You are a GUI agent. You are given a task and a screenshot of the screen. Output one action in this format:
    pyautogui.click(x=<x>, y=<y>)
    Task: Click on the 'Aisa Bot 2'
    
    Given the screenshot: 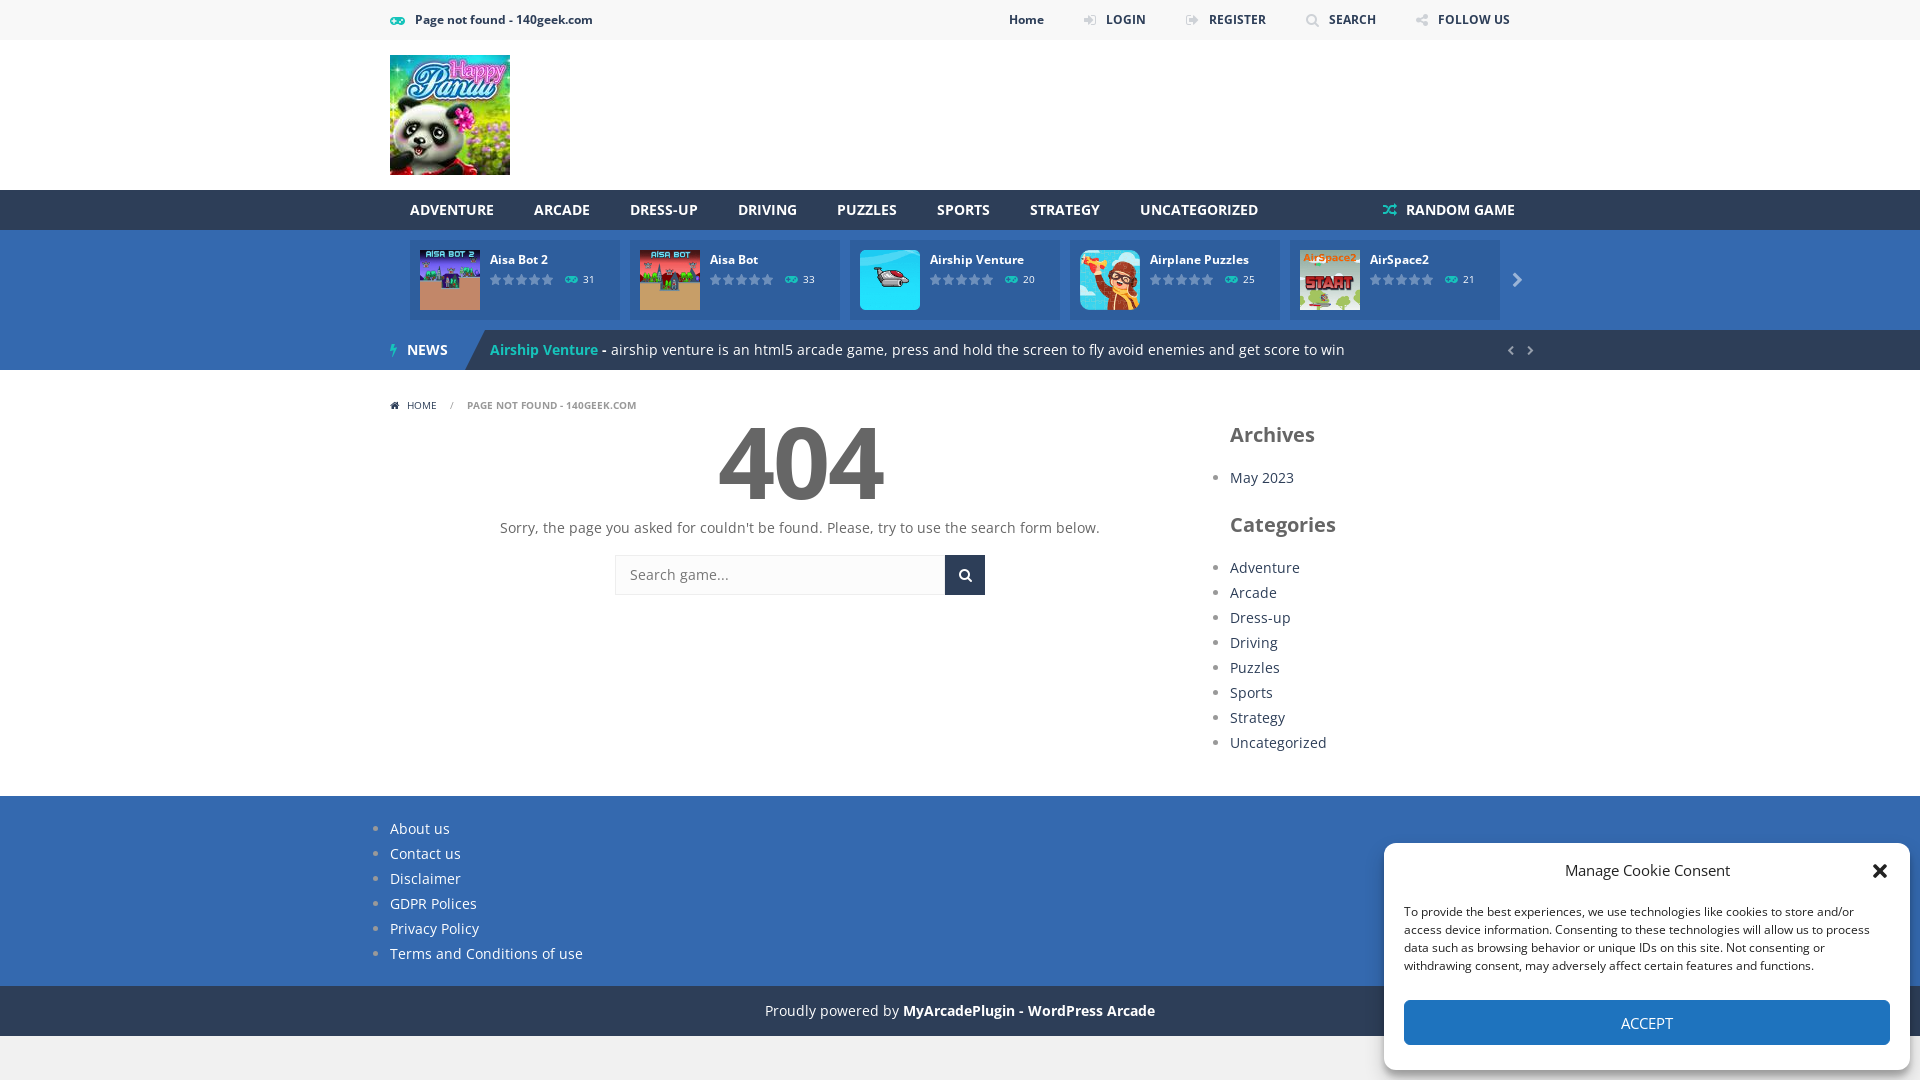 What is the action you would take?
    pyautogui.click(x=518, y=258)
    